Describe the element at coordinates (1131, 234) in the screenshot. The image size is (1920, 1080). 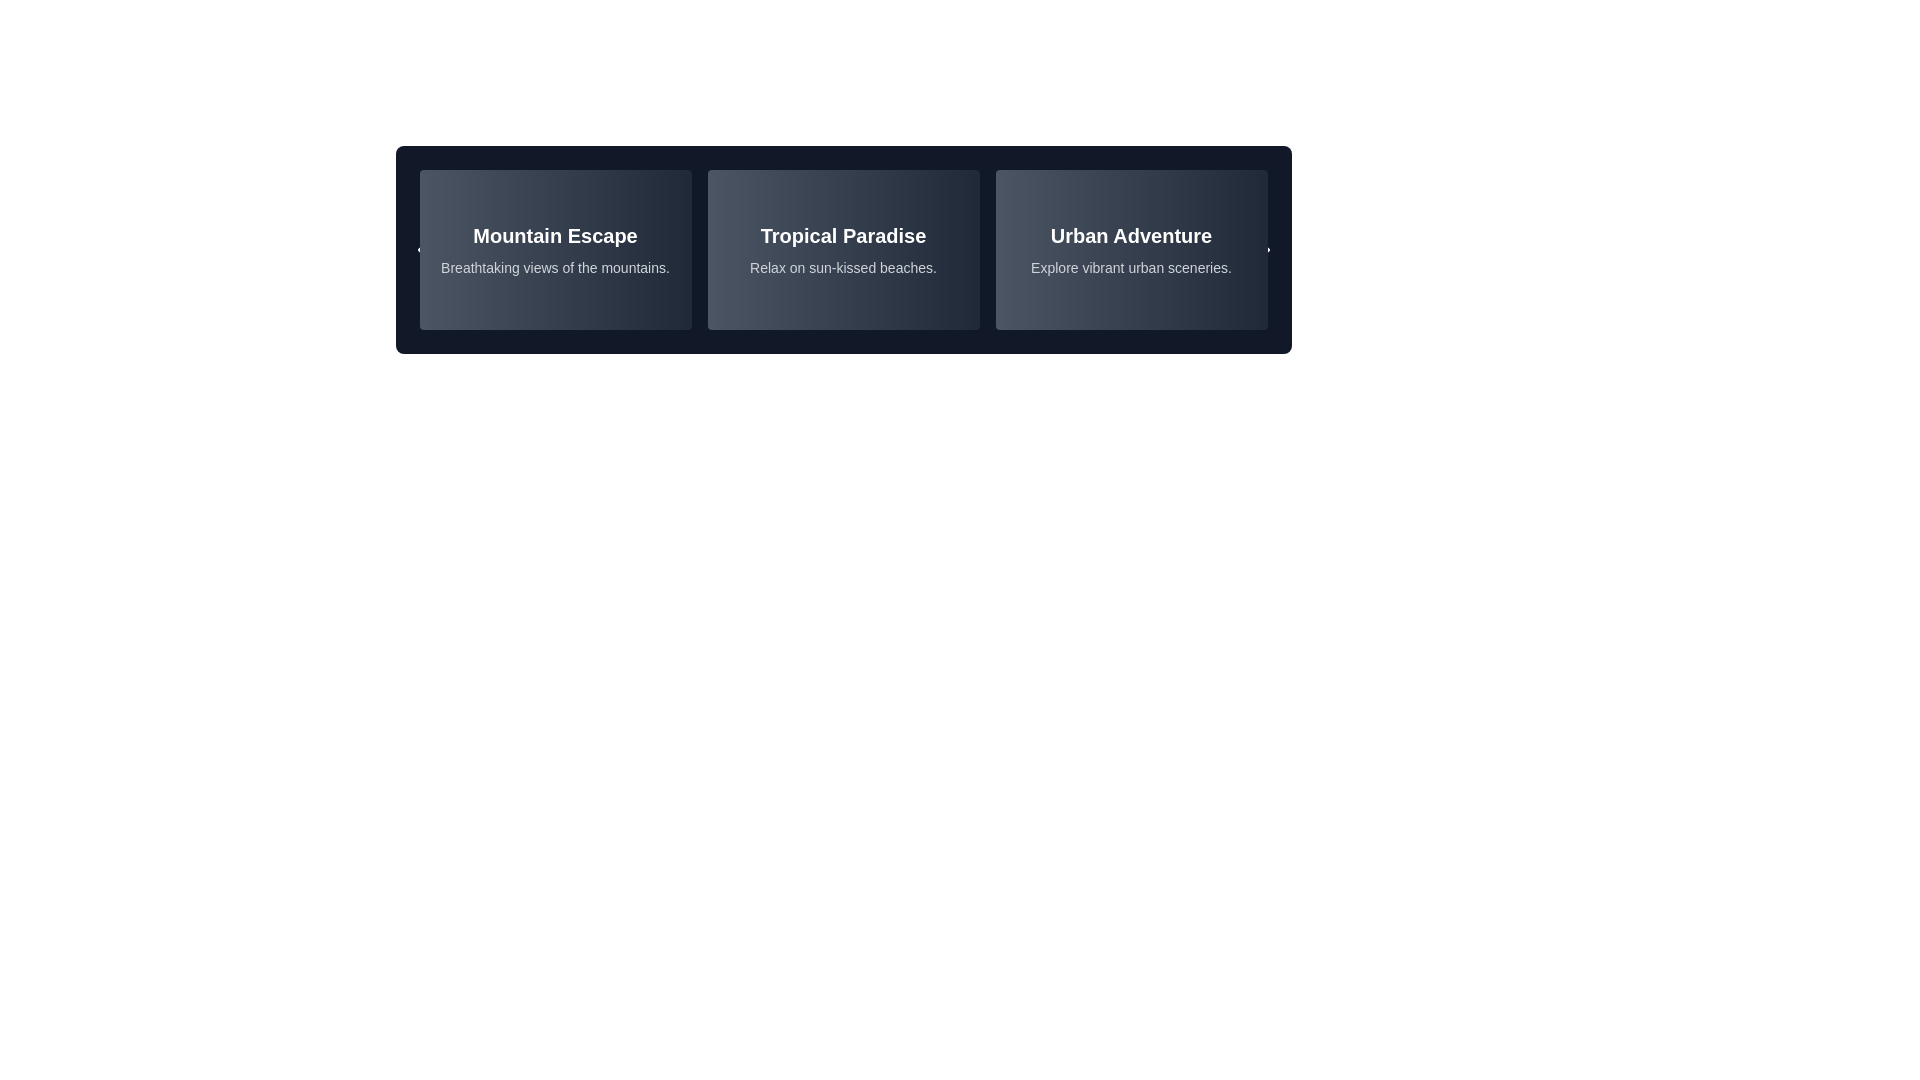
I see `text content displayed in the heading or title of the third card in the row, located at the top-right corner of the interface` at that location.